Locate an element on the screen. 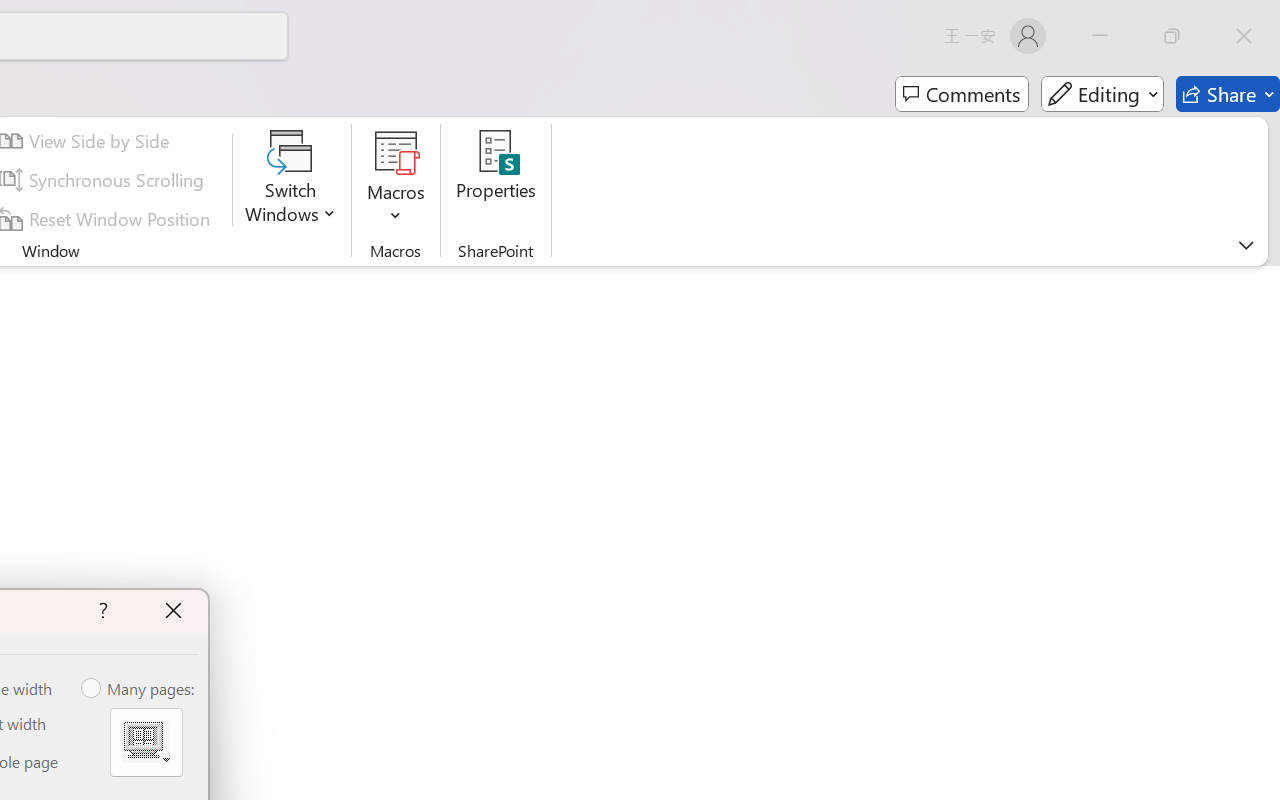  'Editing' is located at coordinates (1101, 94).